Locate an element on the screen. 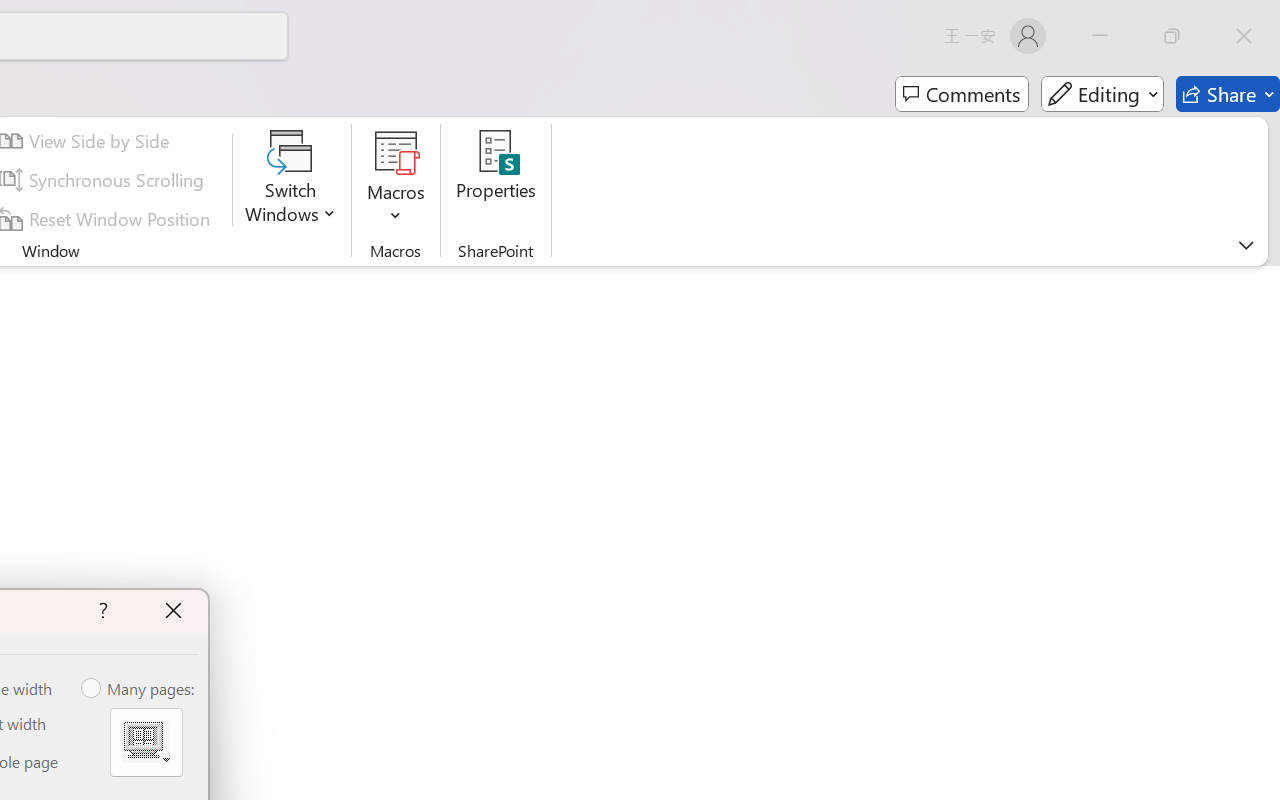  'Editing' is located at coordinates (1101, 94).